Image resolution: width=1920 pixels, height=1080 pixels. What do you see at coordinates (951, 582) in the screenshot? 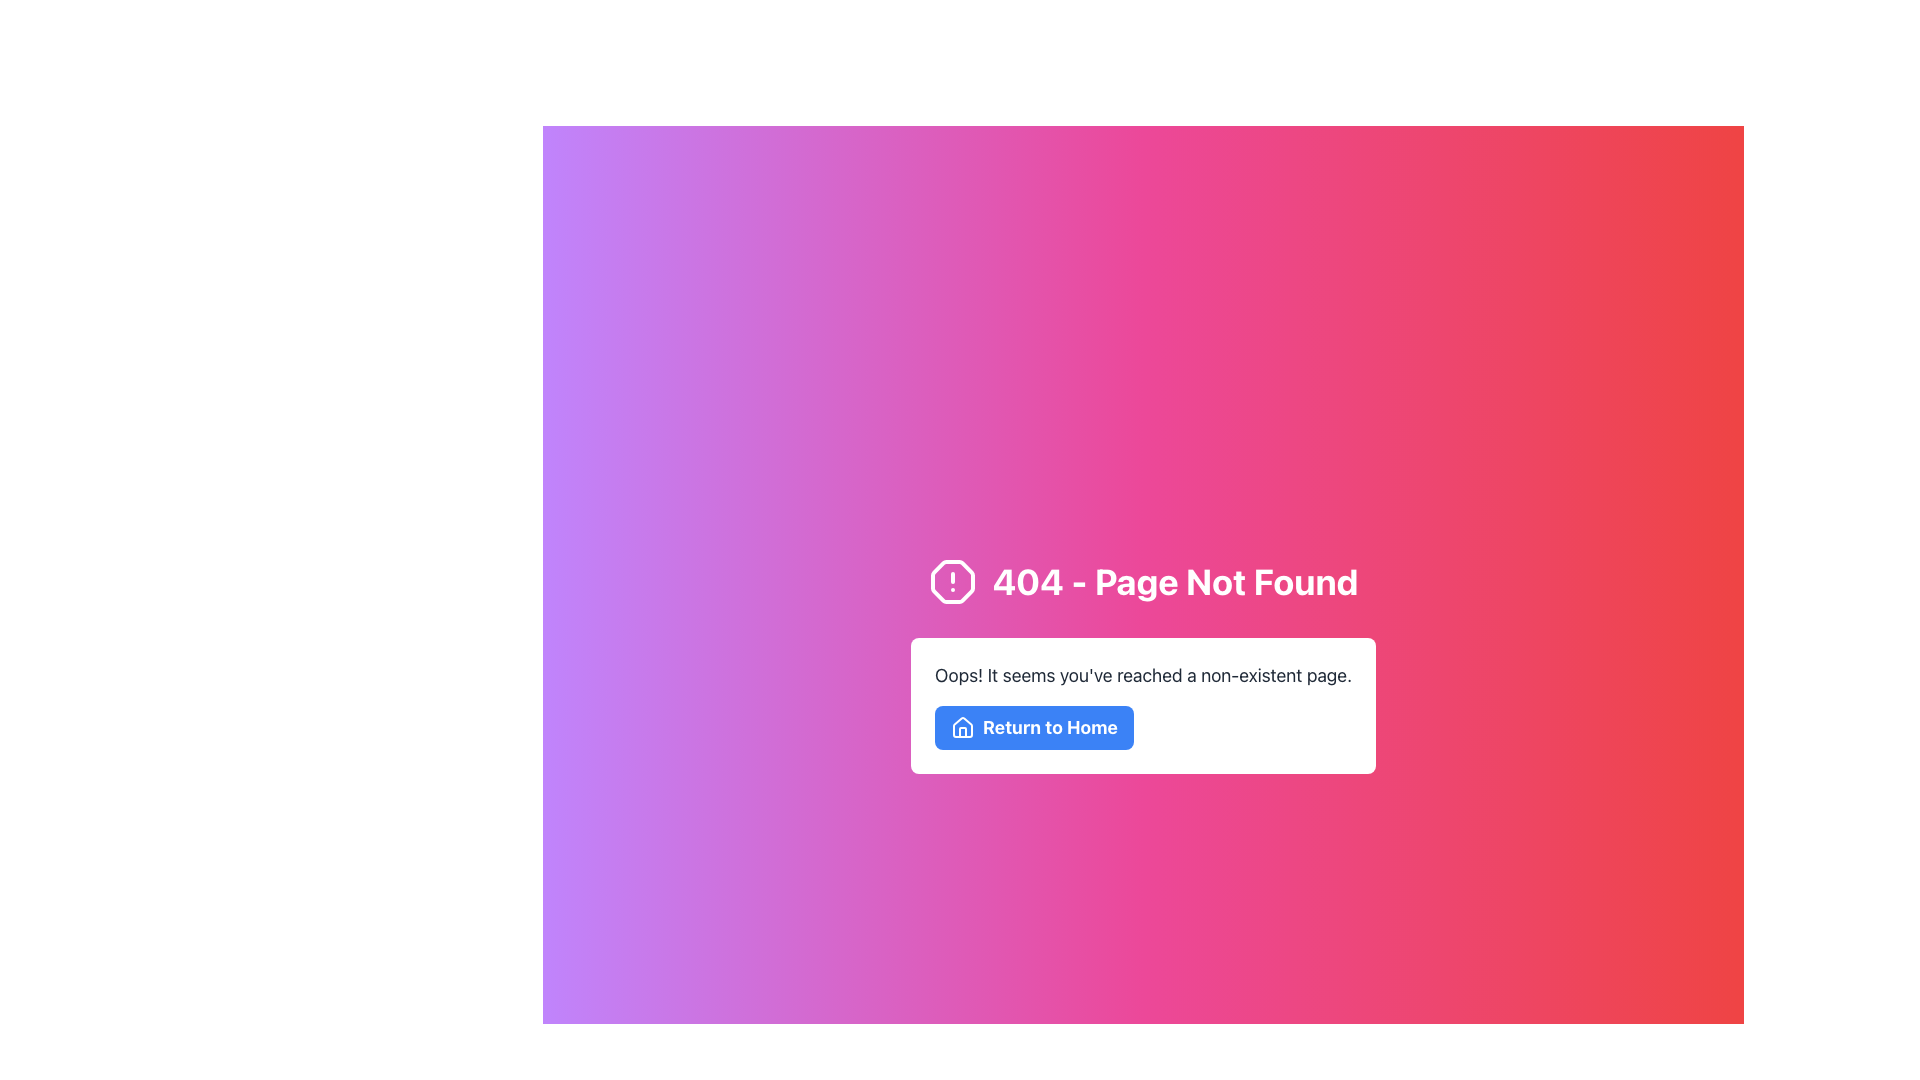
I see `the stylized octagonal SVG icon with a pinkish hue that contains an exclamation mark, located near the '404 - Page Not Found' text` at bounding box center [951, 582].